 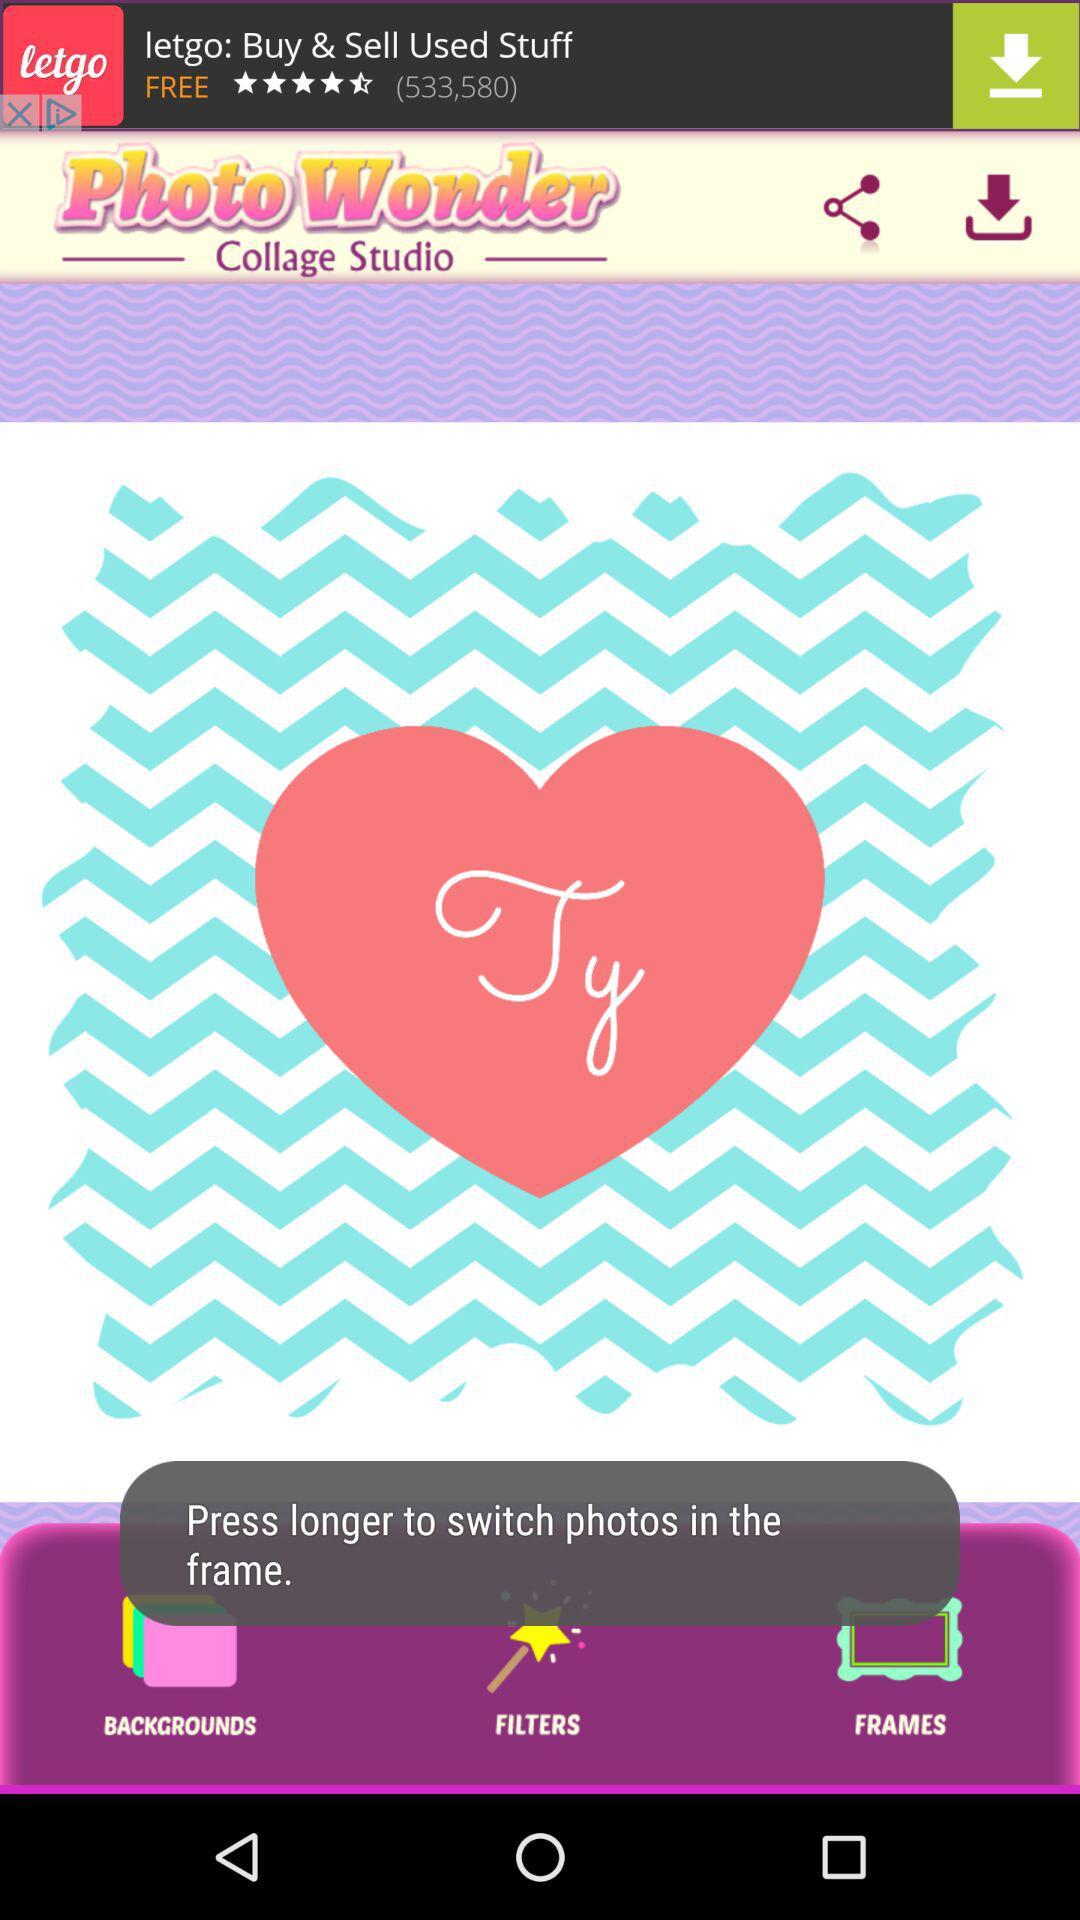 I want to click on button for filter options, so click(x=538, y=1658).